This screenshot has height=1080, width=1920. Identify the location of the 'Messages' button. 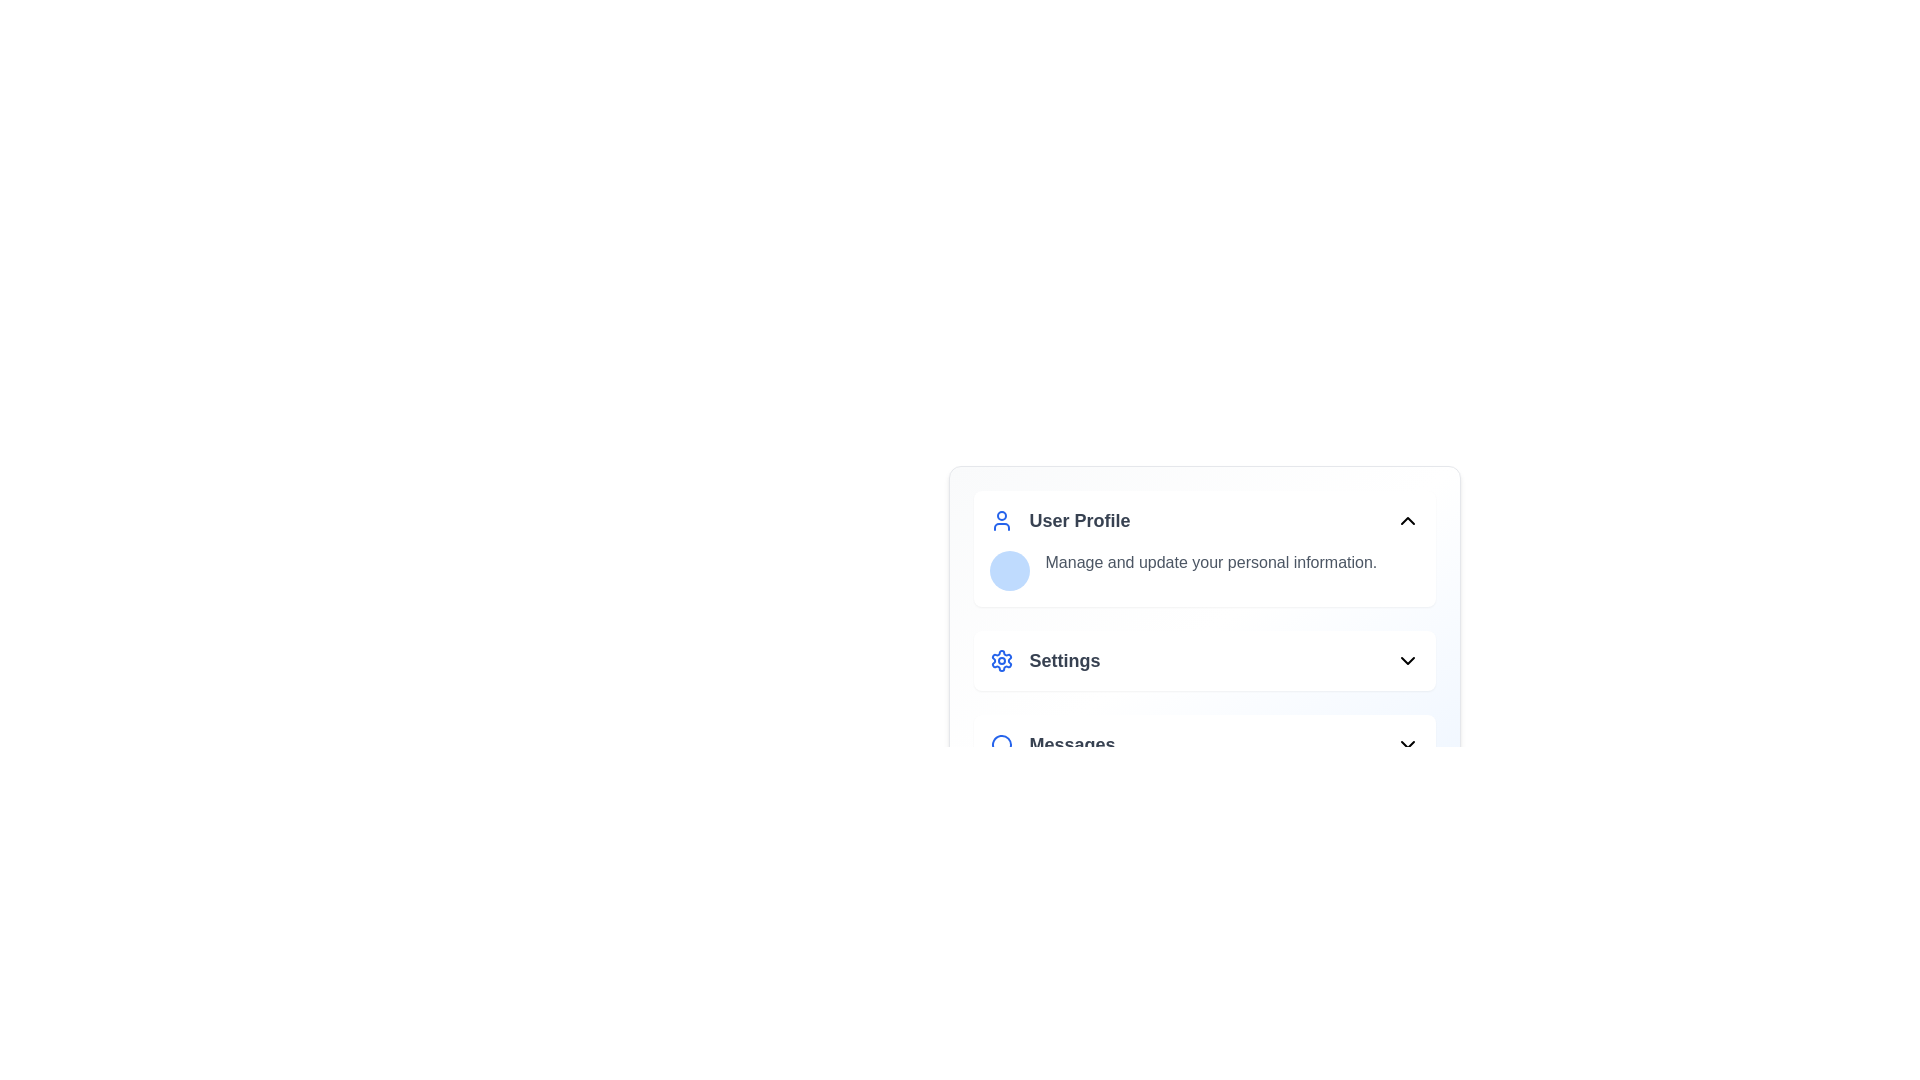
(1203, 744).